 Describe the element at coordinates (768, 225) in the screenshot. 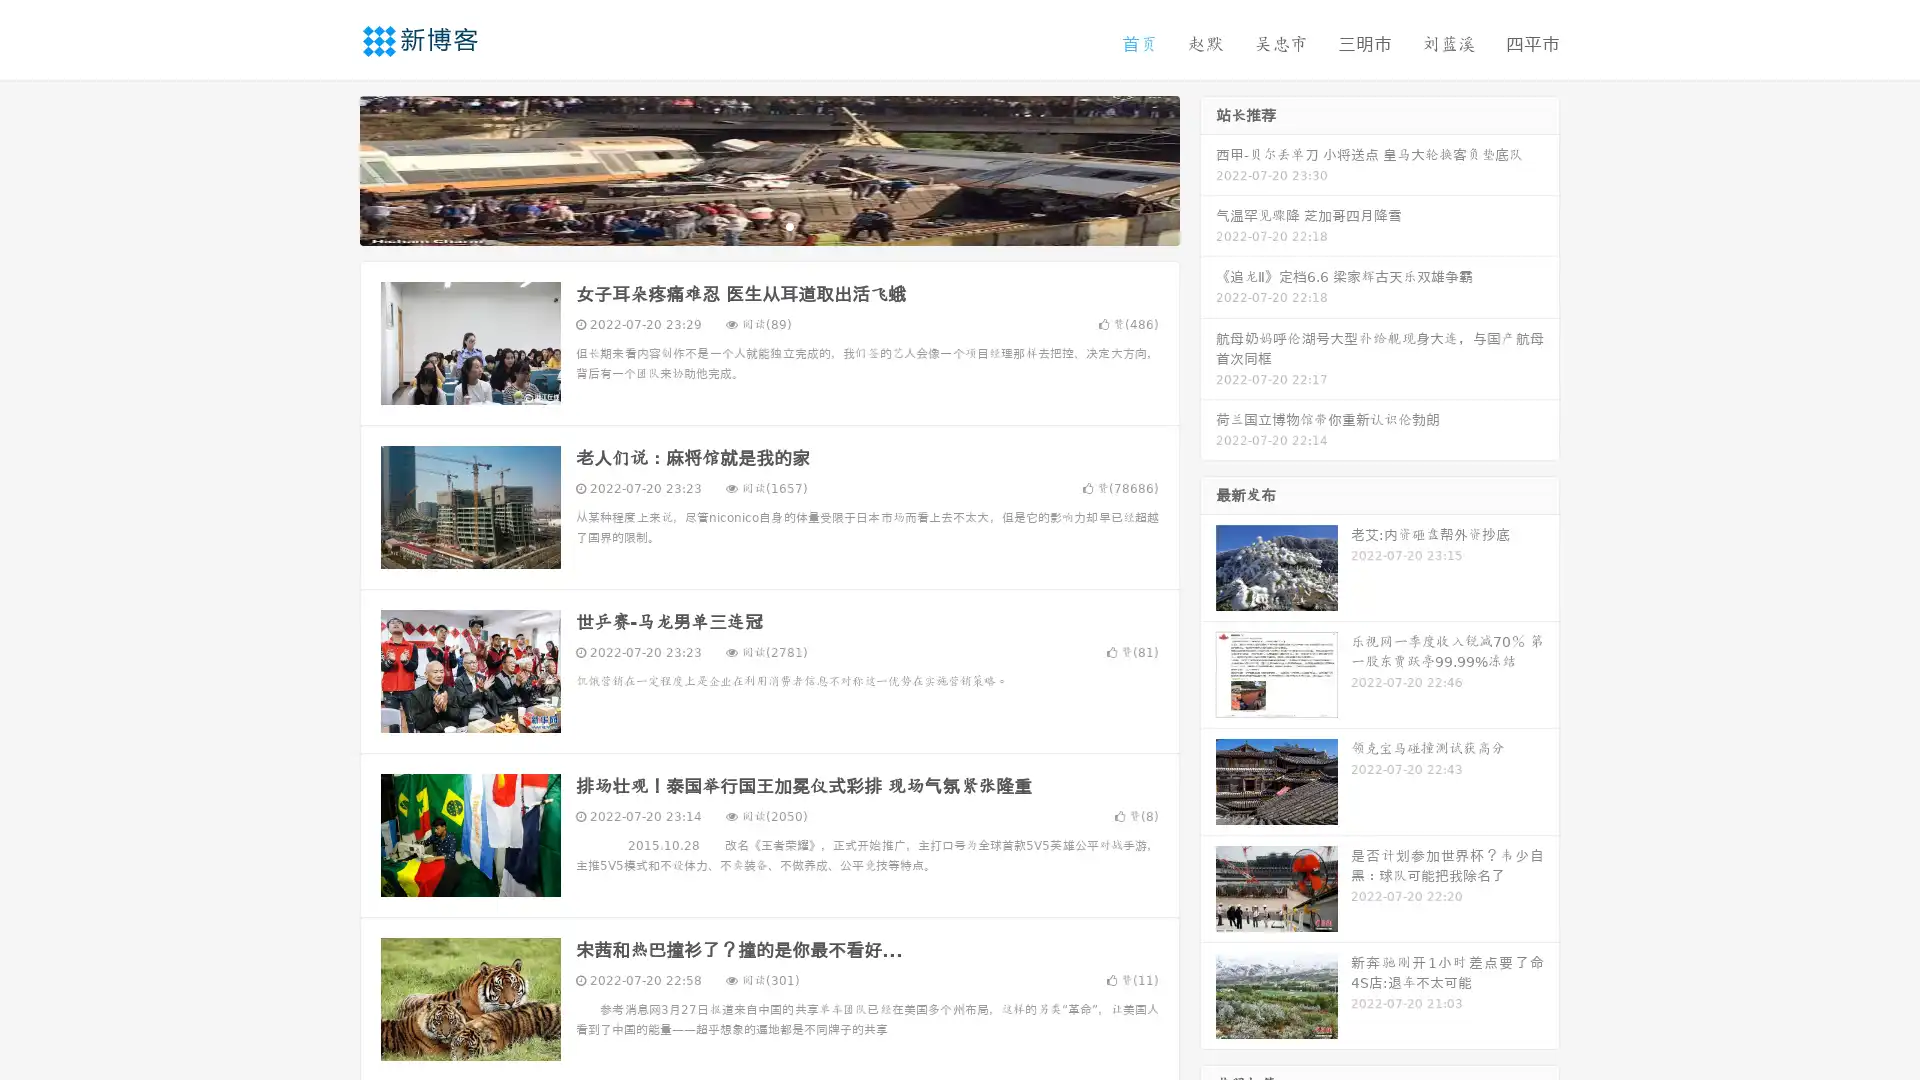

I see `Go to slide 2` at that location.